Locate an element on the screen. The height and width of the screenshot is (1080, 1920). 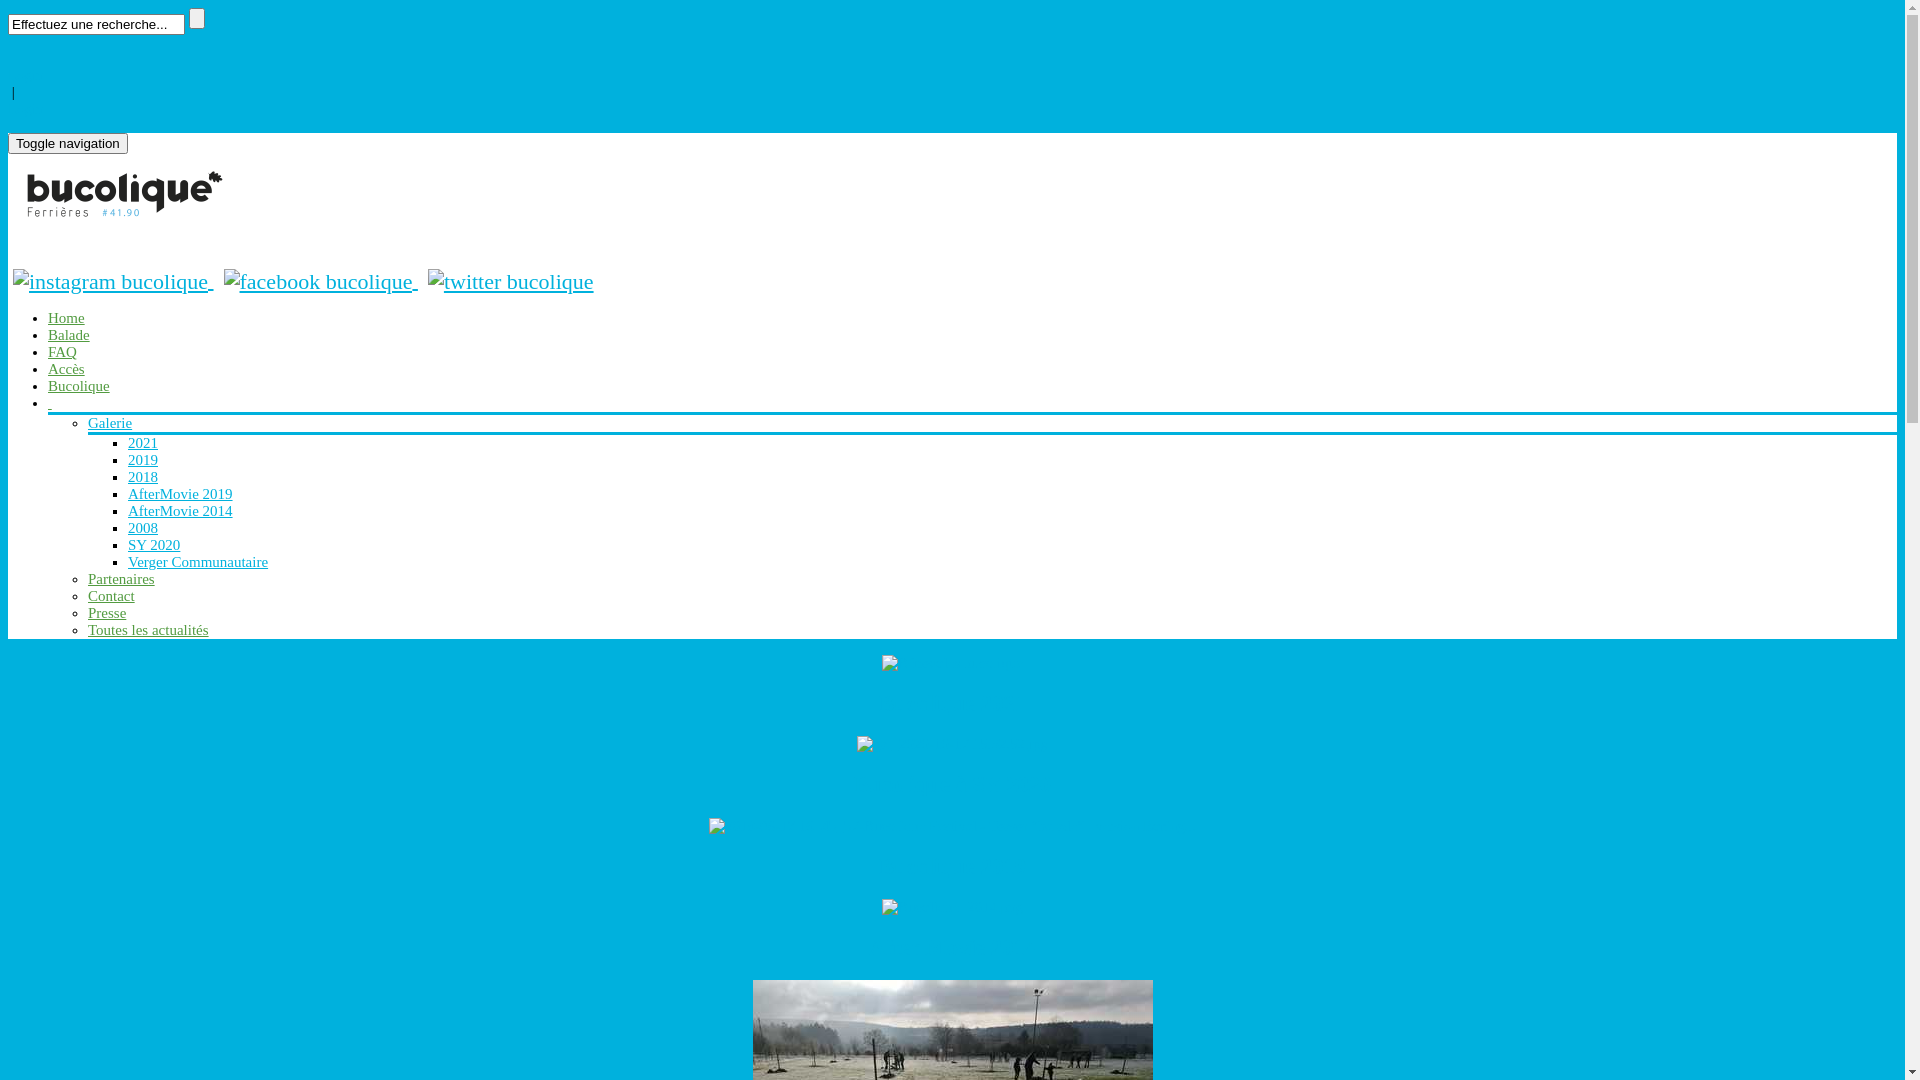
'Presse' is located at coordinates (105, 612).